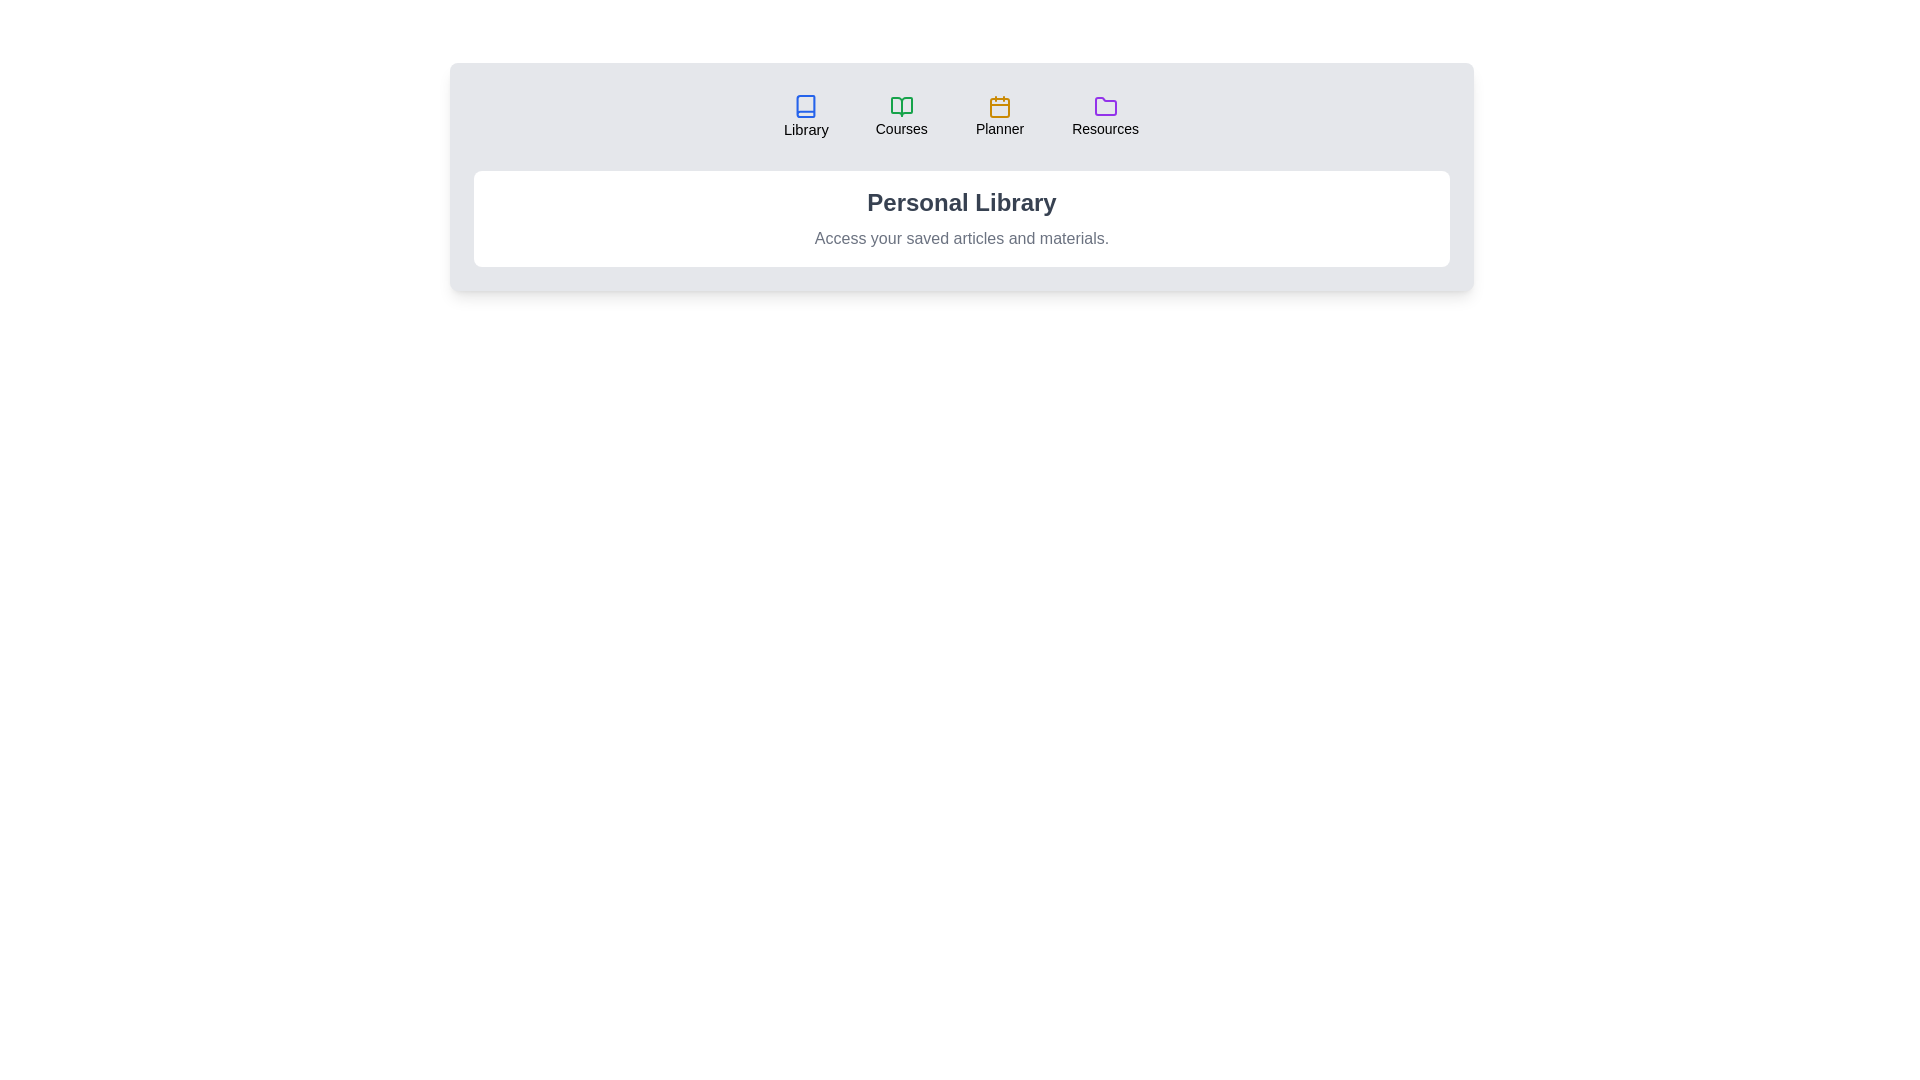 This screenshot has height=1080, width=1920. Describe the element at coordinates (1103, 116) in the screenshot. I see `the tab labeled 'Resources' to observe its hover effect` at that location.